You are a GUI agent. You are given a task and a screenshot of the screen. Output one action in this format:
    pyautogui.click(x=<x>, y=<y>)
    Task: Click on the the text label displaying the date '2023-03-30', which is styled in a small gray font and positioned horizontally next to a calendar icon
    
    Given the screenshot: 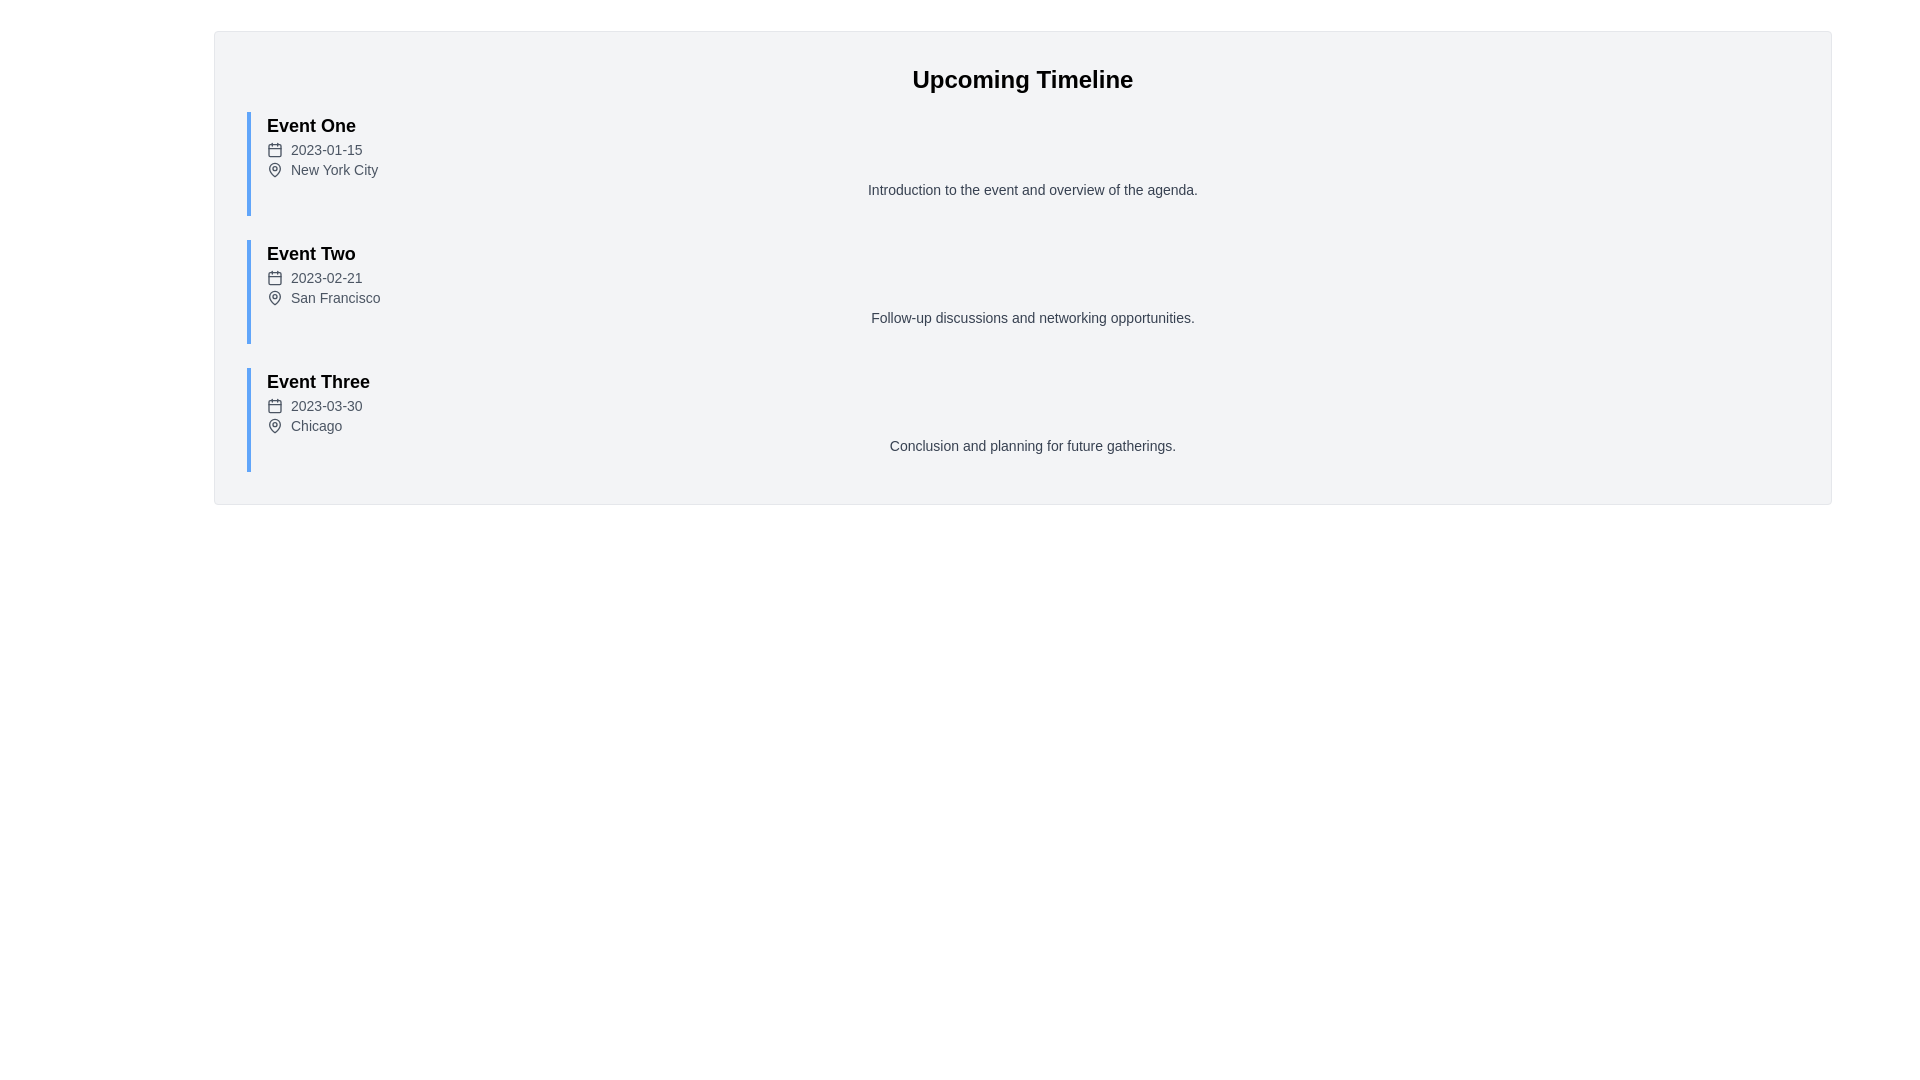 What is the action you would take?
    pyautogui.click(x=326, y=405)
    